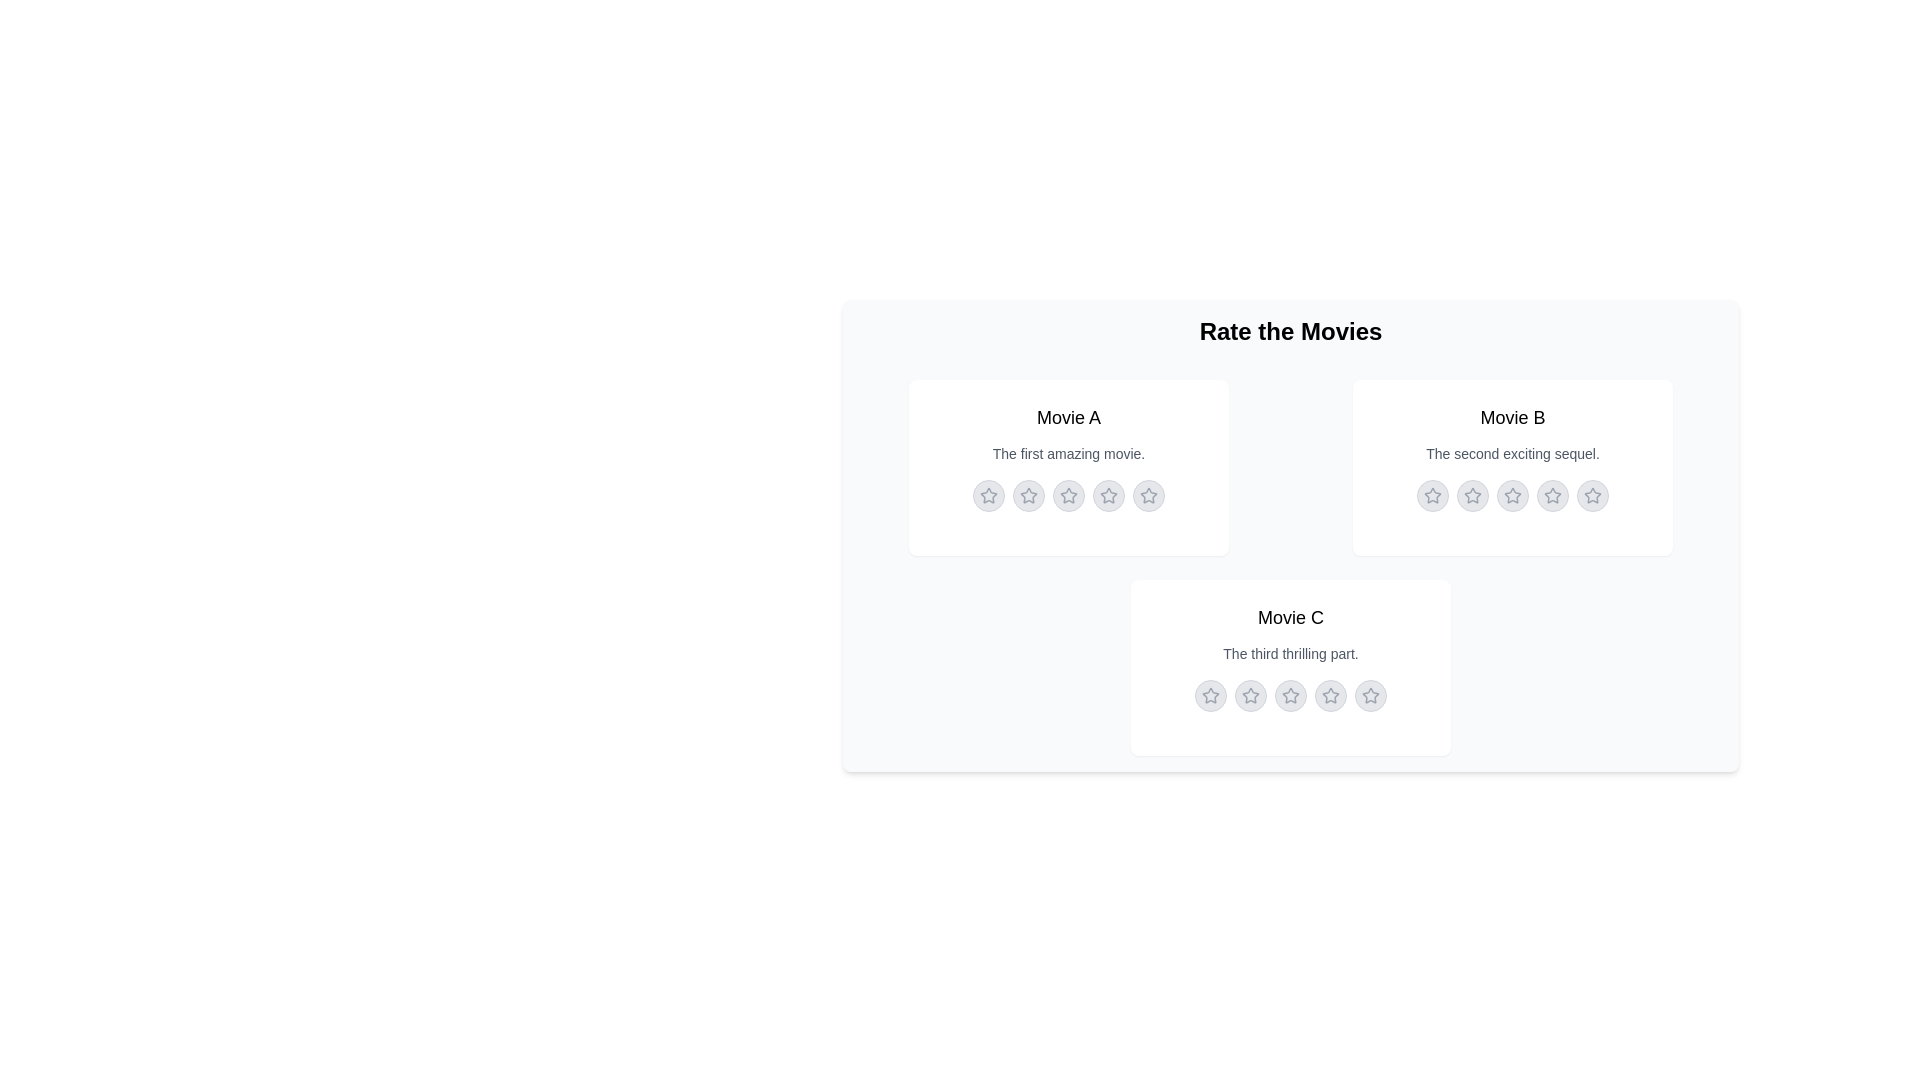  Describe the element at coordinates (1250, 694) in the screenshot. I see `the first star icon in the horizontal row of five stars located under the 'Movie C' section in the 'Rate the Movies' interface` at that location.